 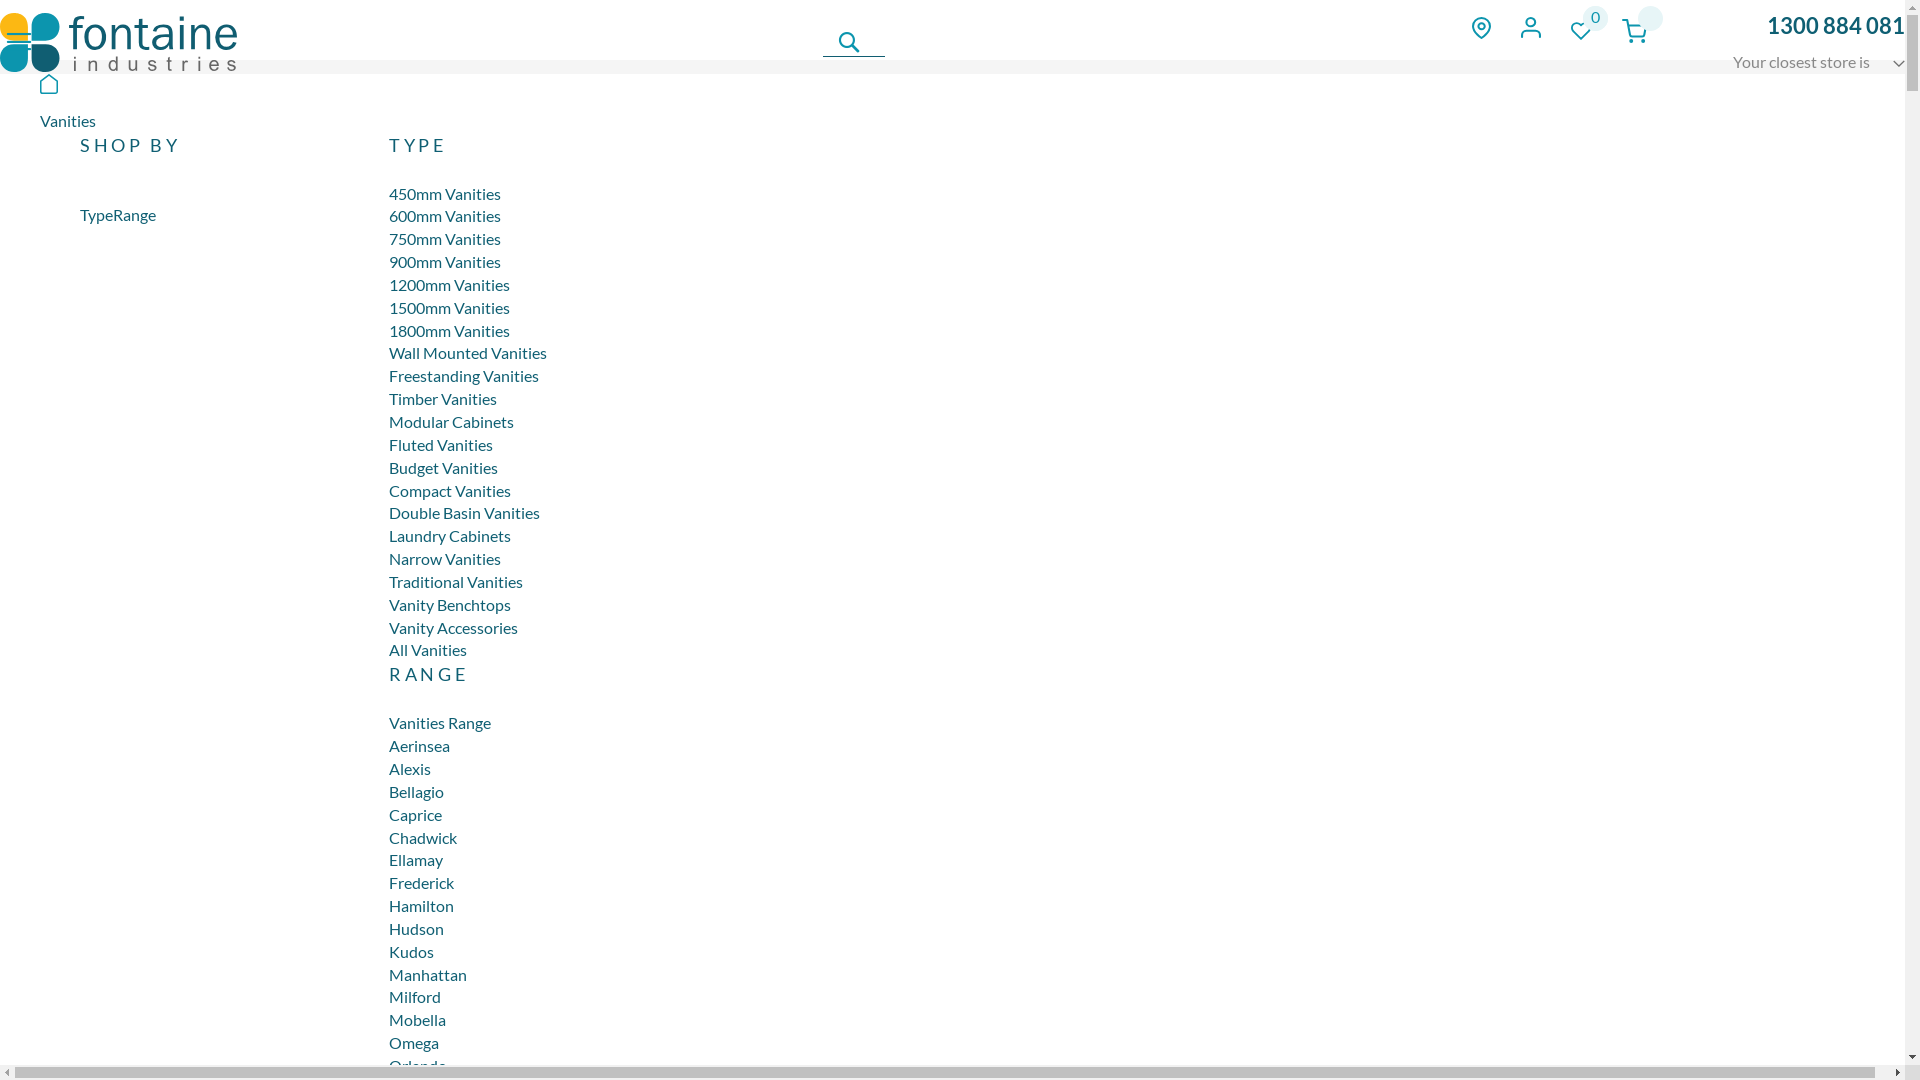 What do you see at coordinates (1520, 27) in the screenshot?
I see `'Account'` at bounding box center [1520, 27].